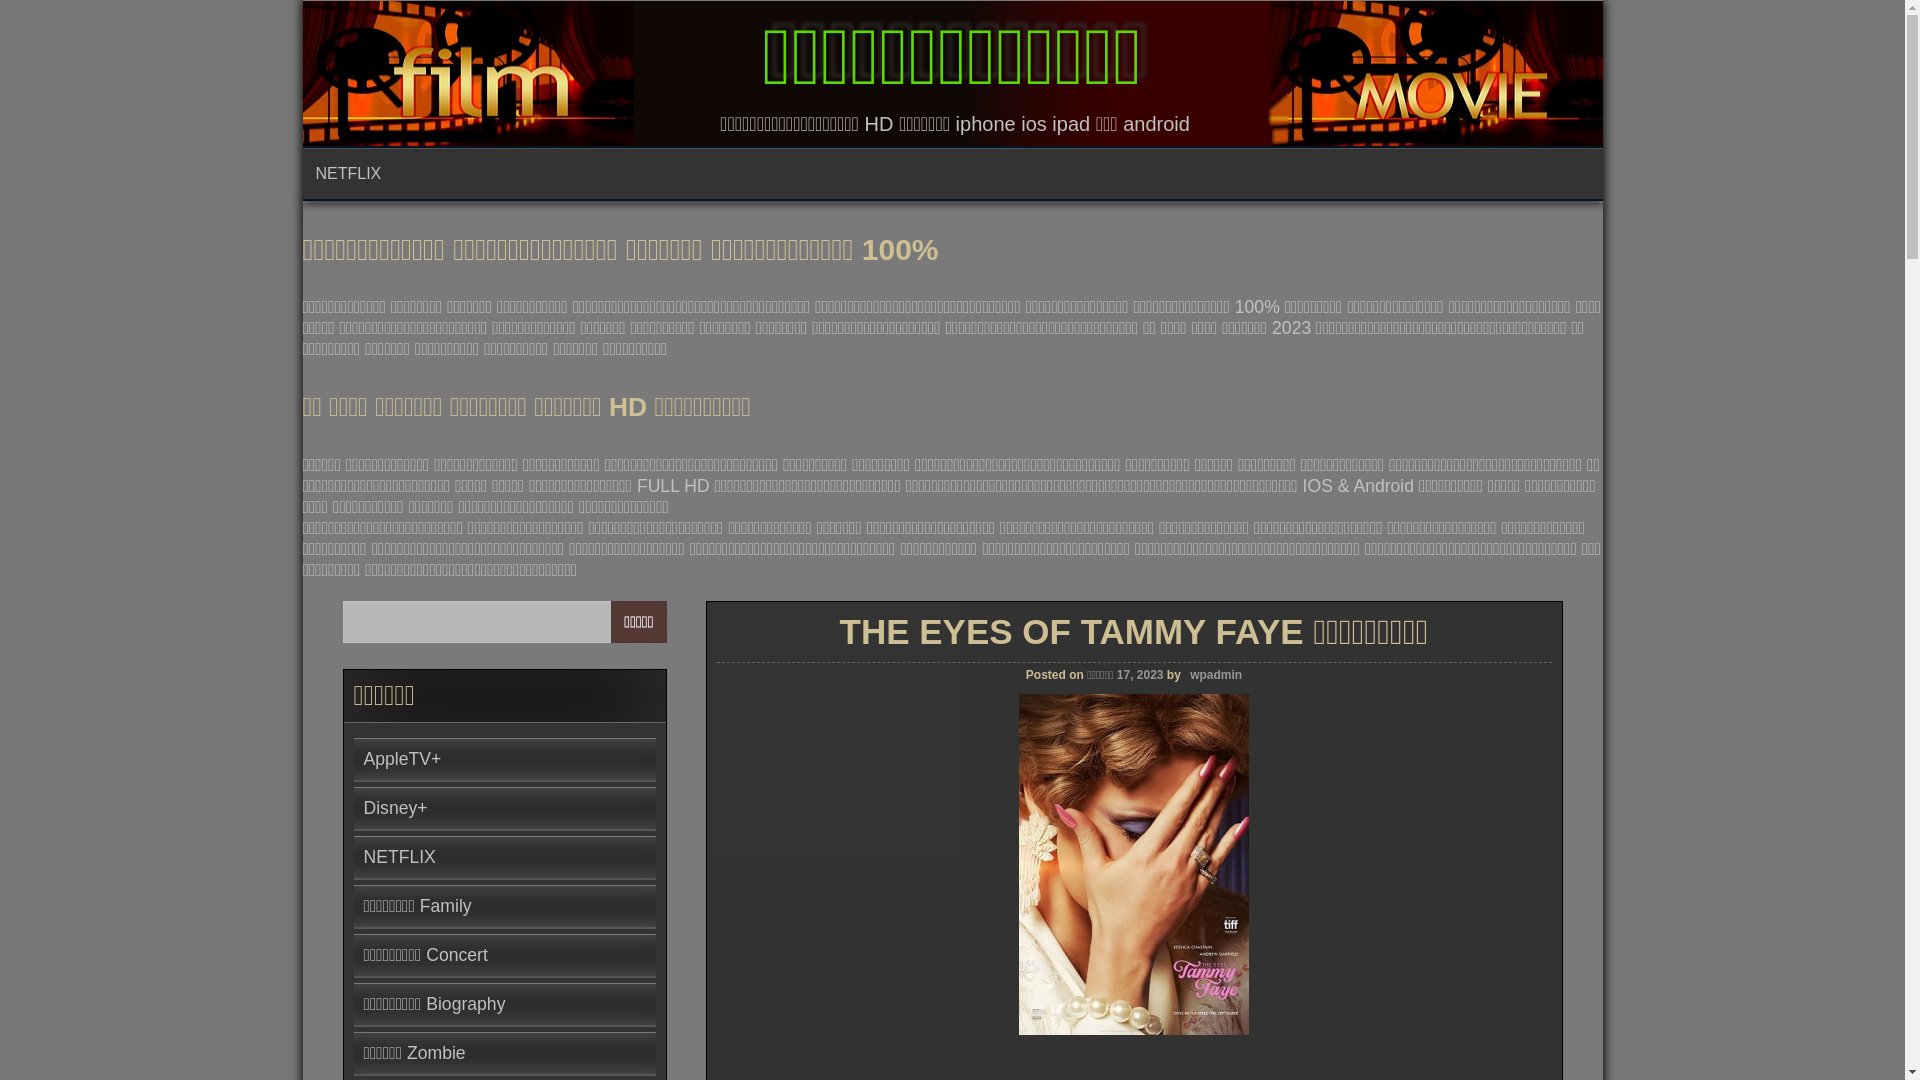  What do you see at coordinates (353, 172) in the screenshot?
I see `'NETFLIX'` at bounding box center [353, 172].